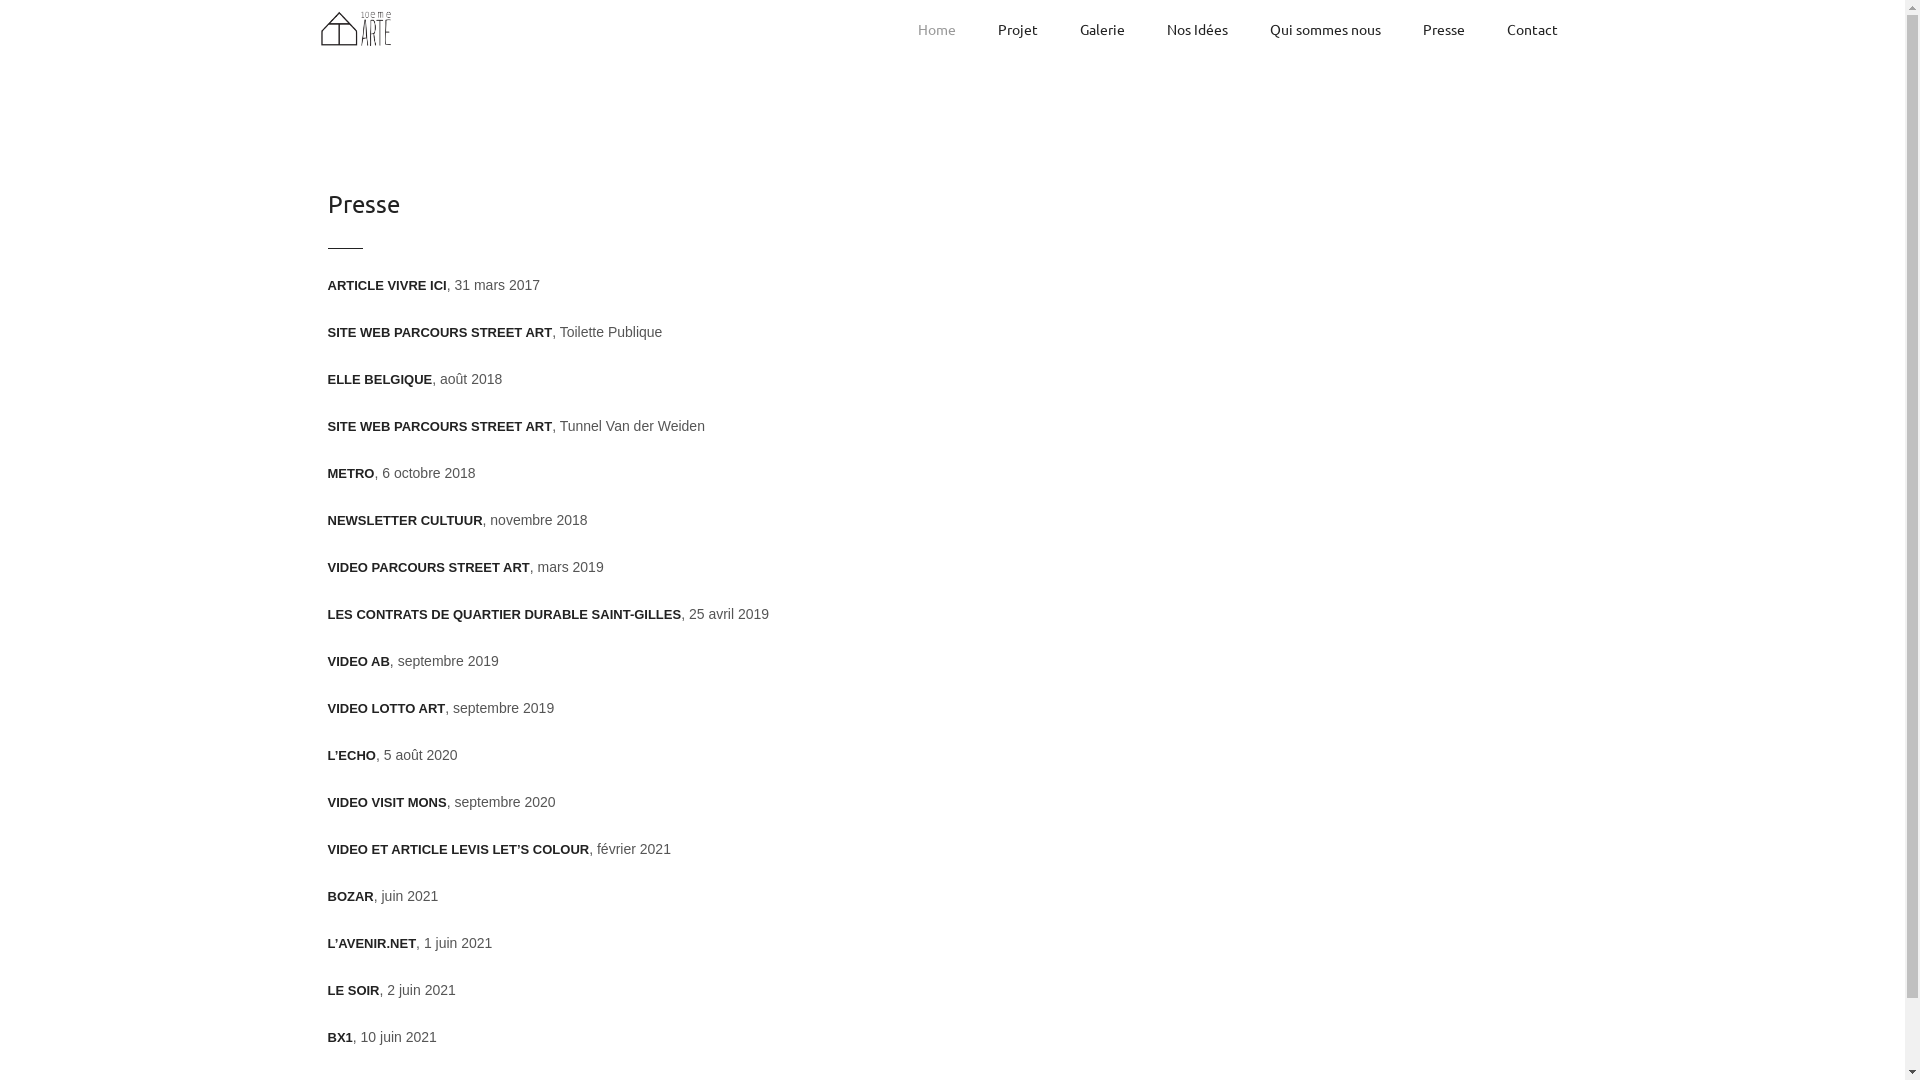 This screenshot has height=1080, width=1920. Describe the element at coordinates (387, 285) in the screenshot. I see `'ARTICLE VIVRE ICI'` at that location.